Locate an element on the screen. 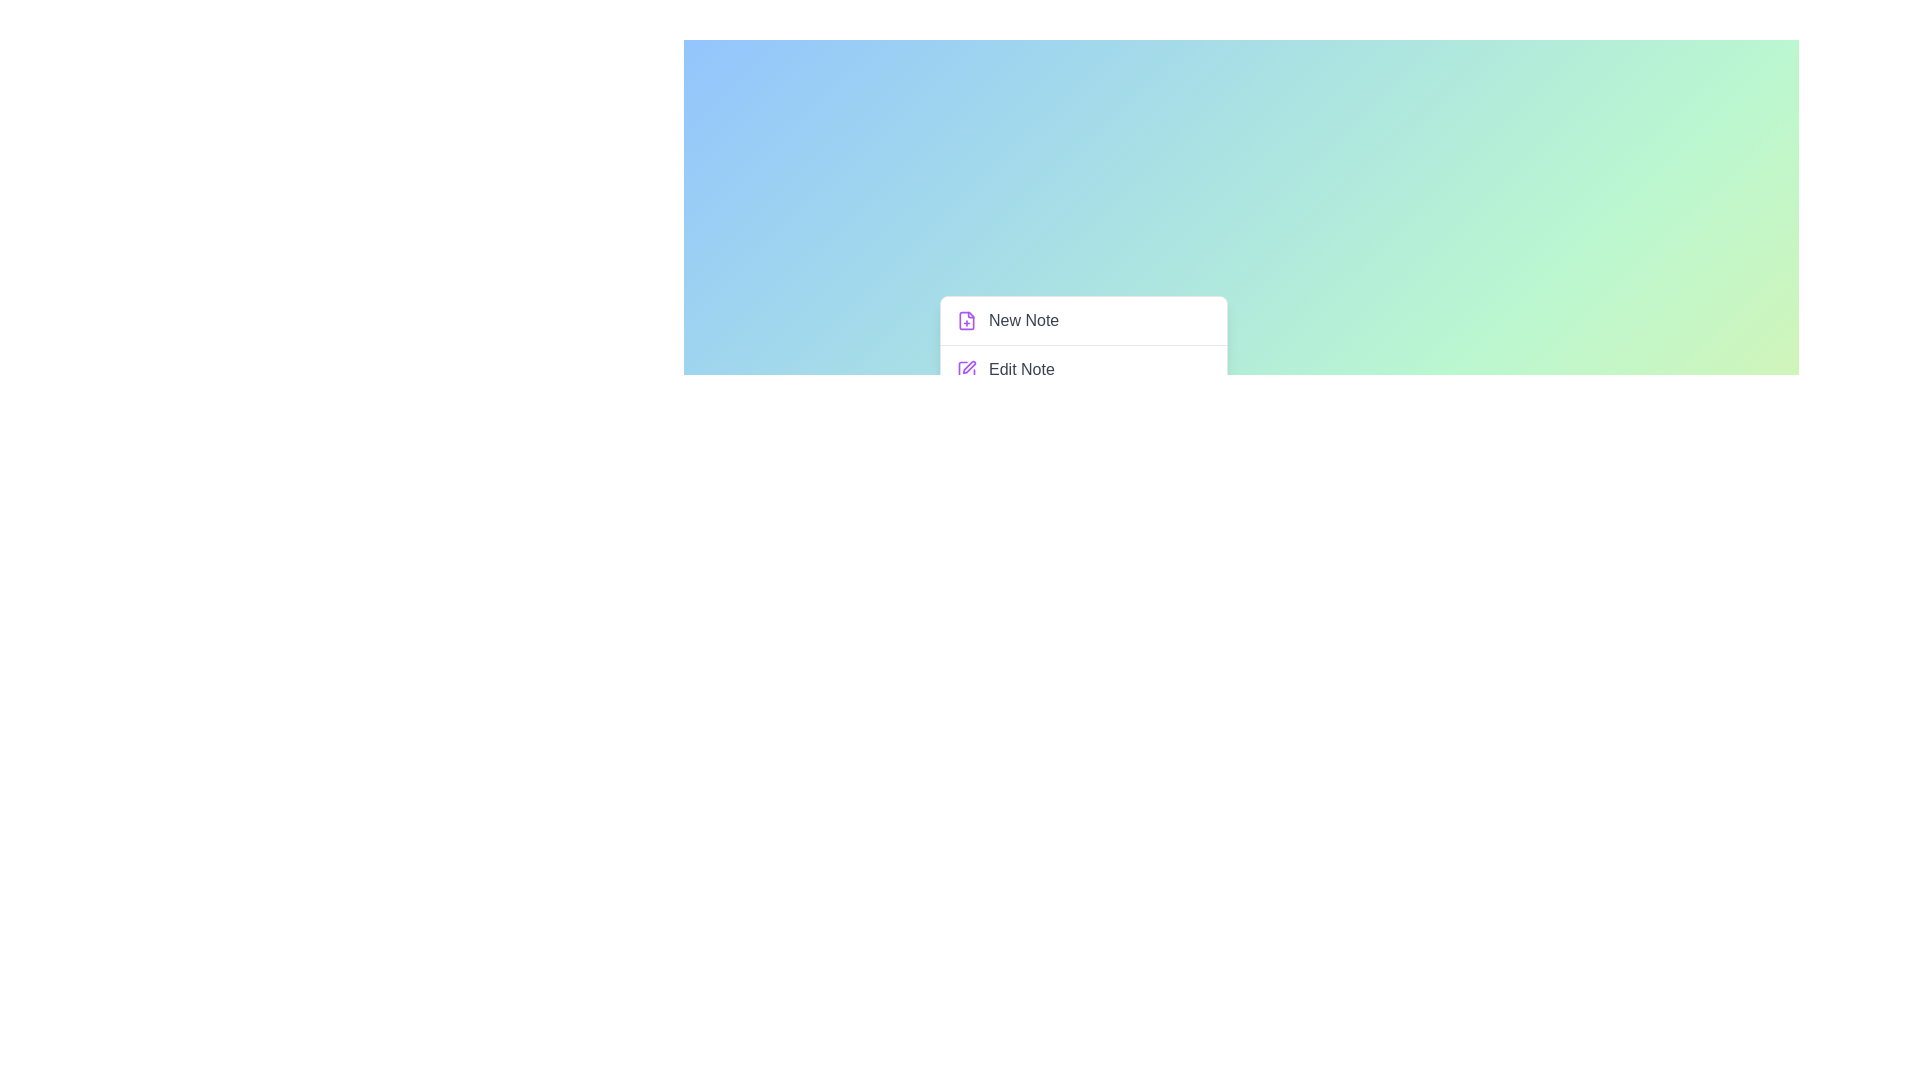 The height and width of the screenshot is (1080, 1920). the 'New Note' option in the menu is located at coordinates (1083, 319).